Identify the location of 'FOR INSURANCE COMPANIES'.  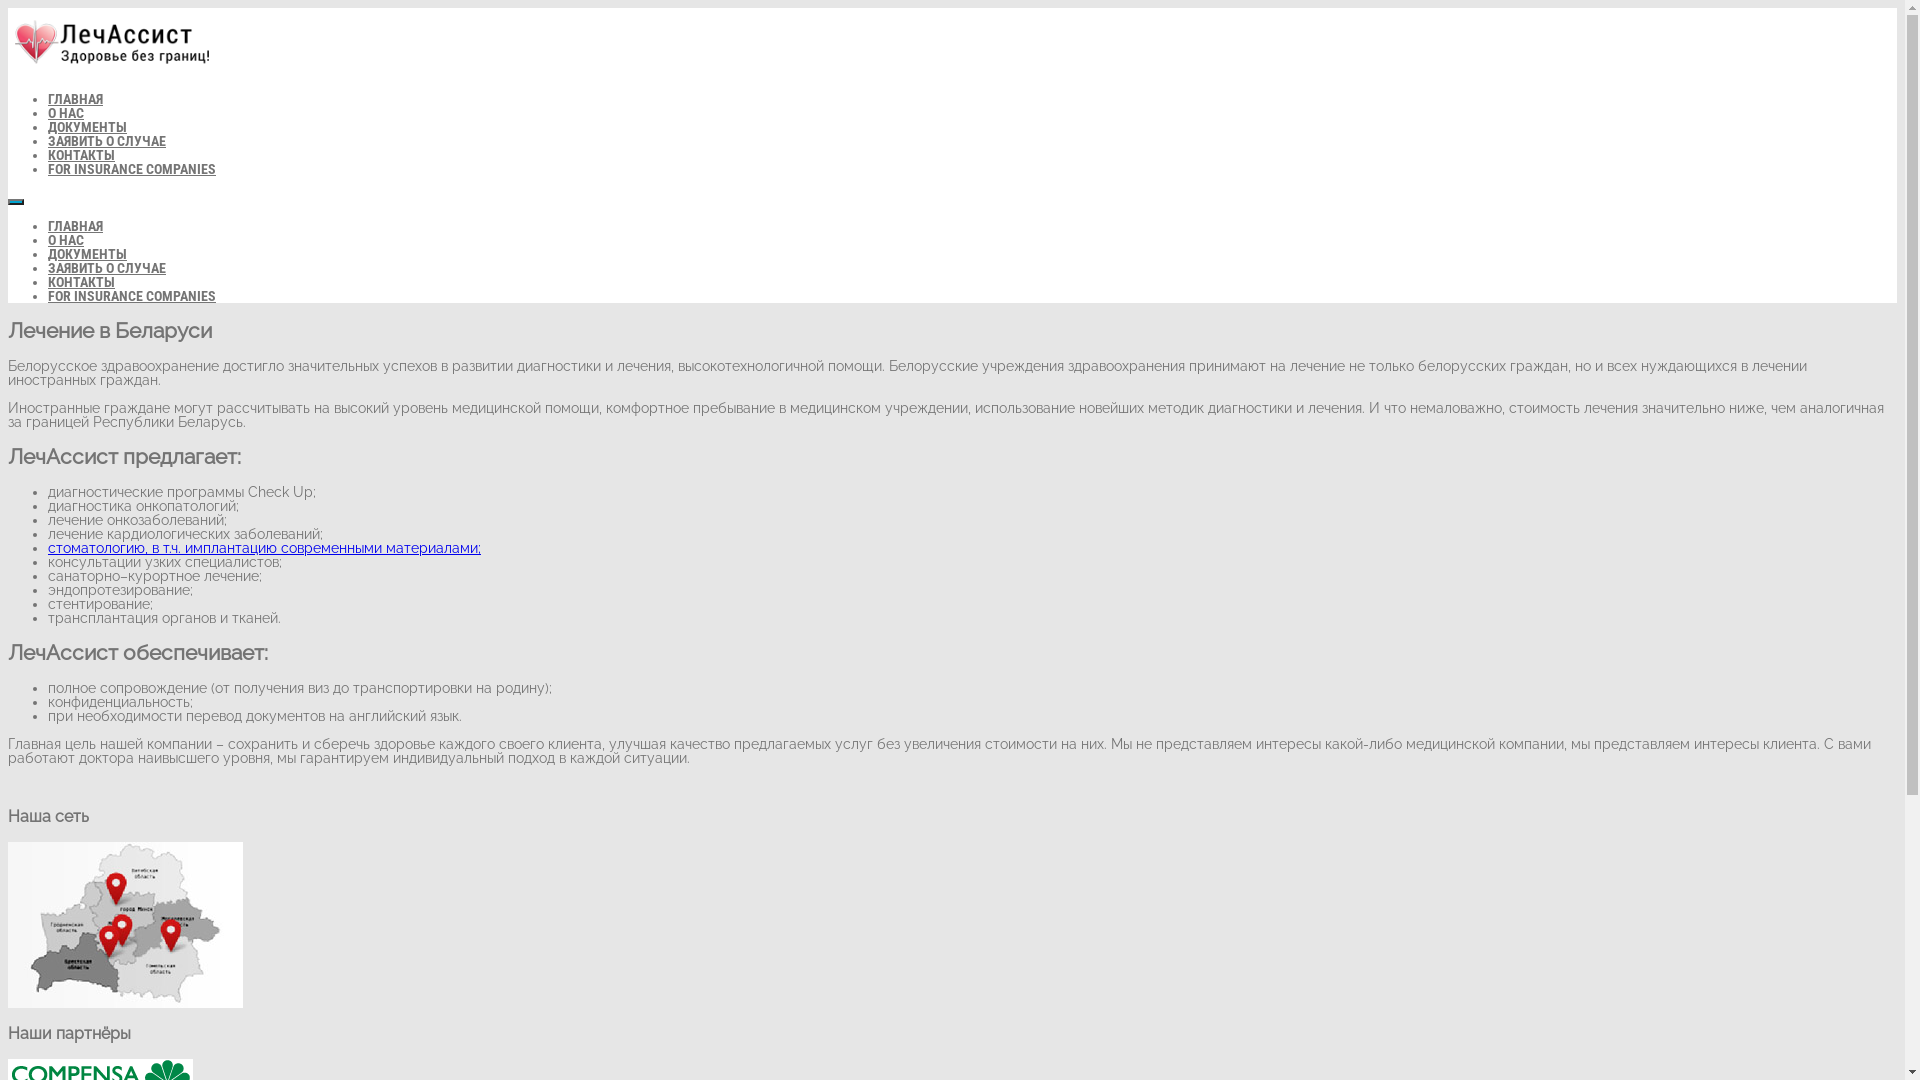
(131, 168).